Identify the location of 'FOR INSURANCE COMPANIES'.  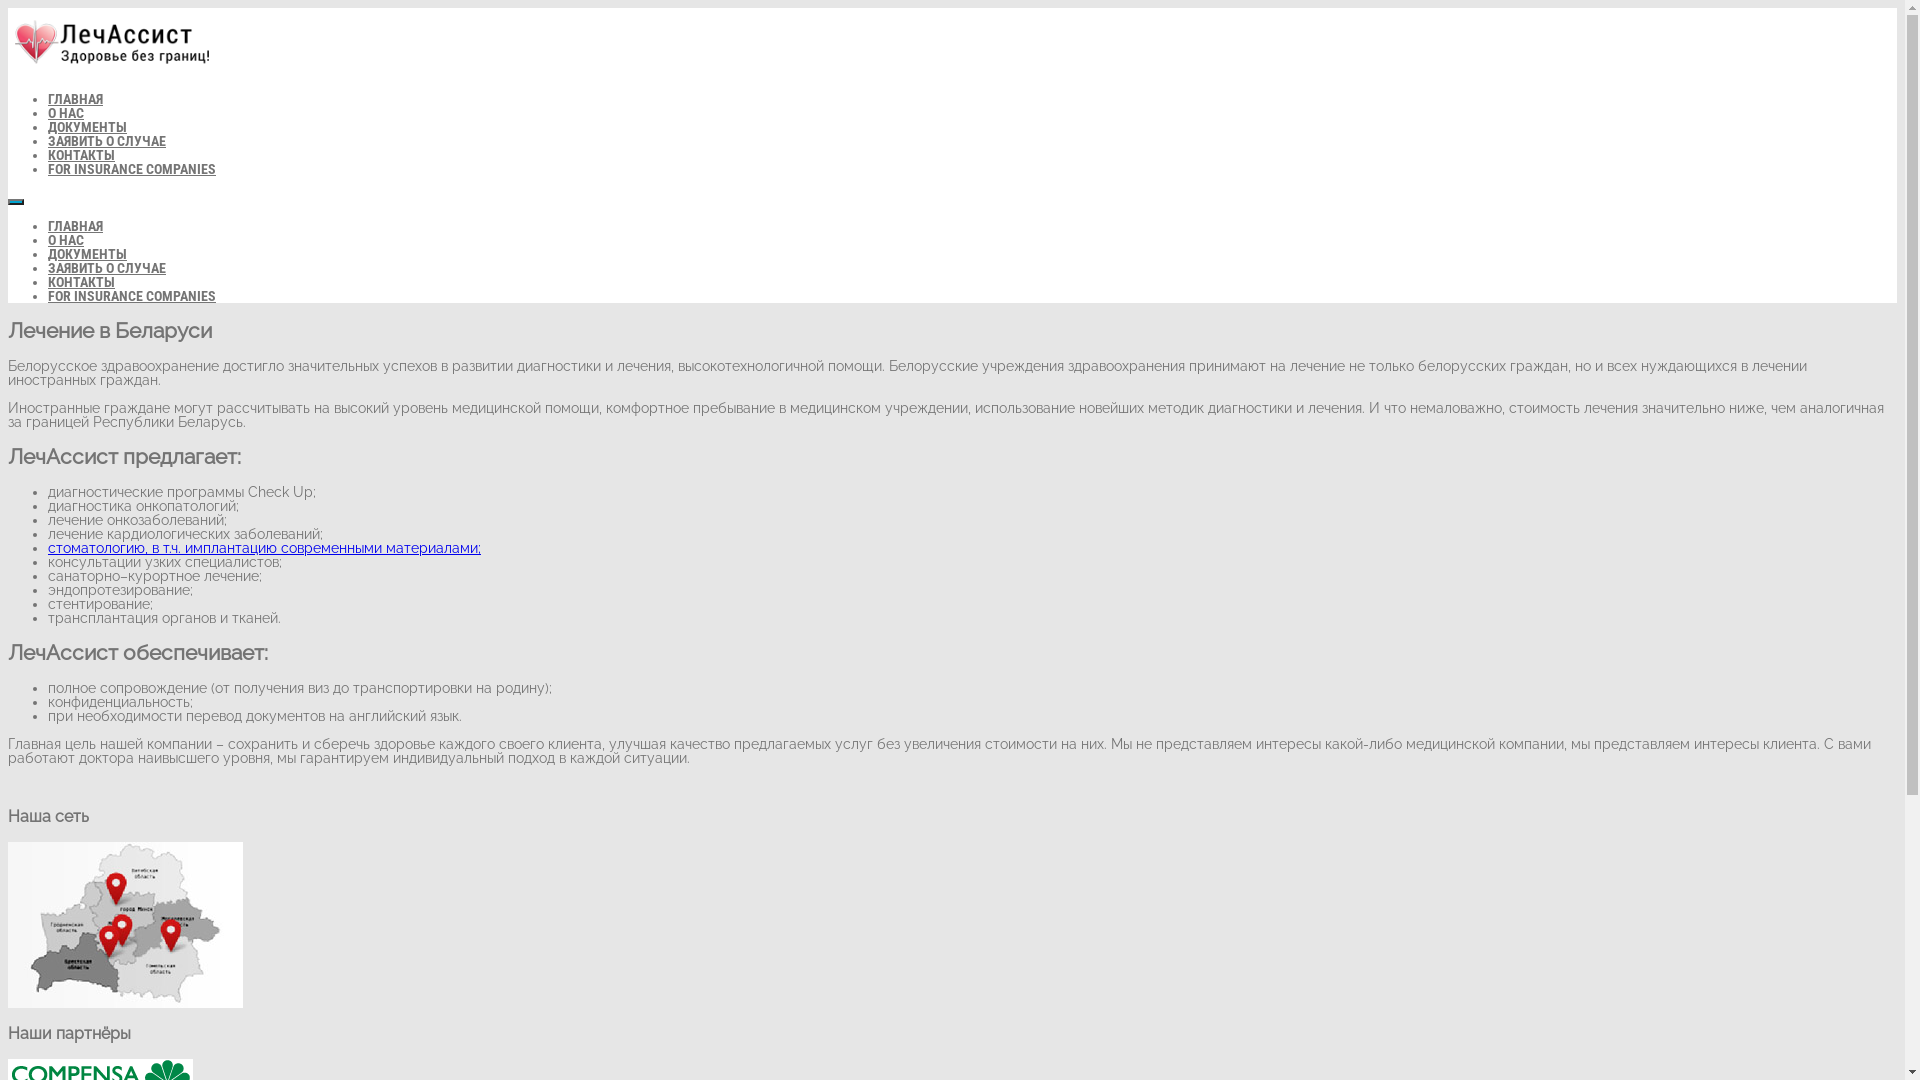
(131, 168).